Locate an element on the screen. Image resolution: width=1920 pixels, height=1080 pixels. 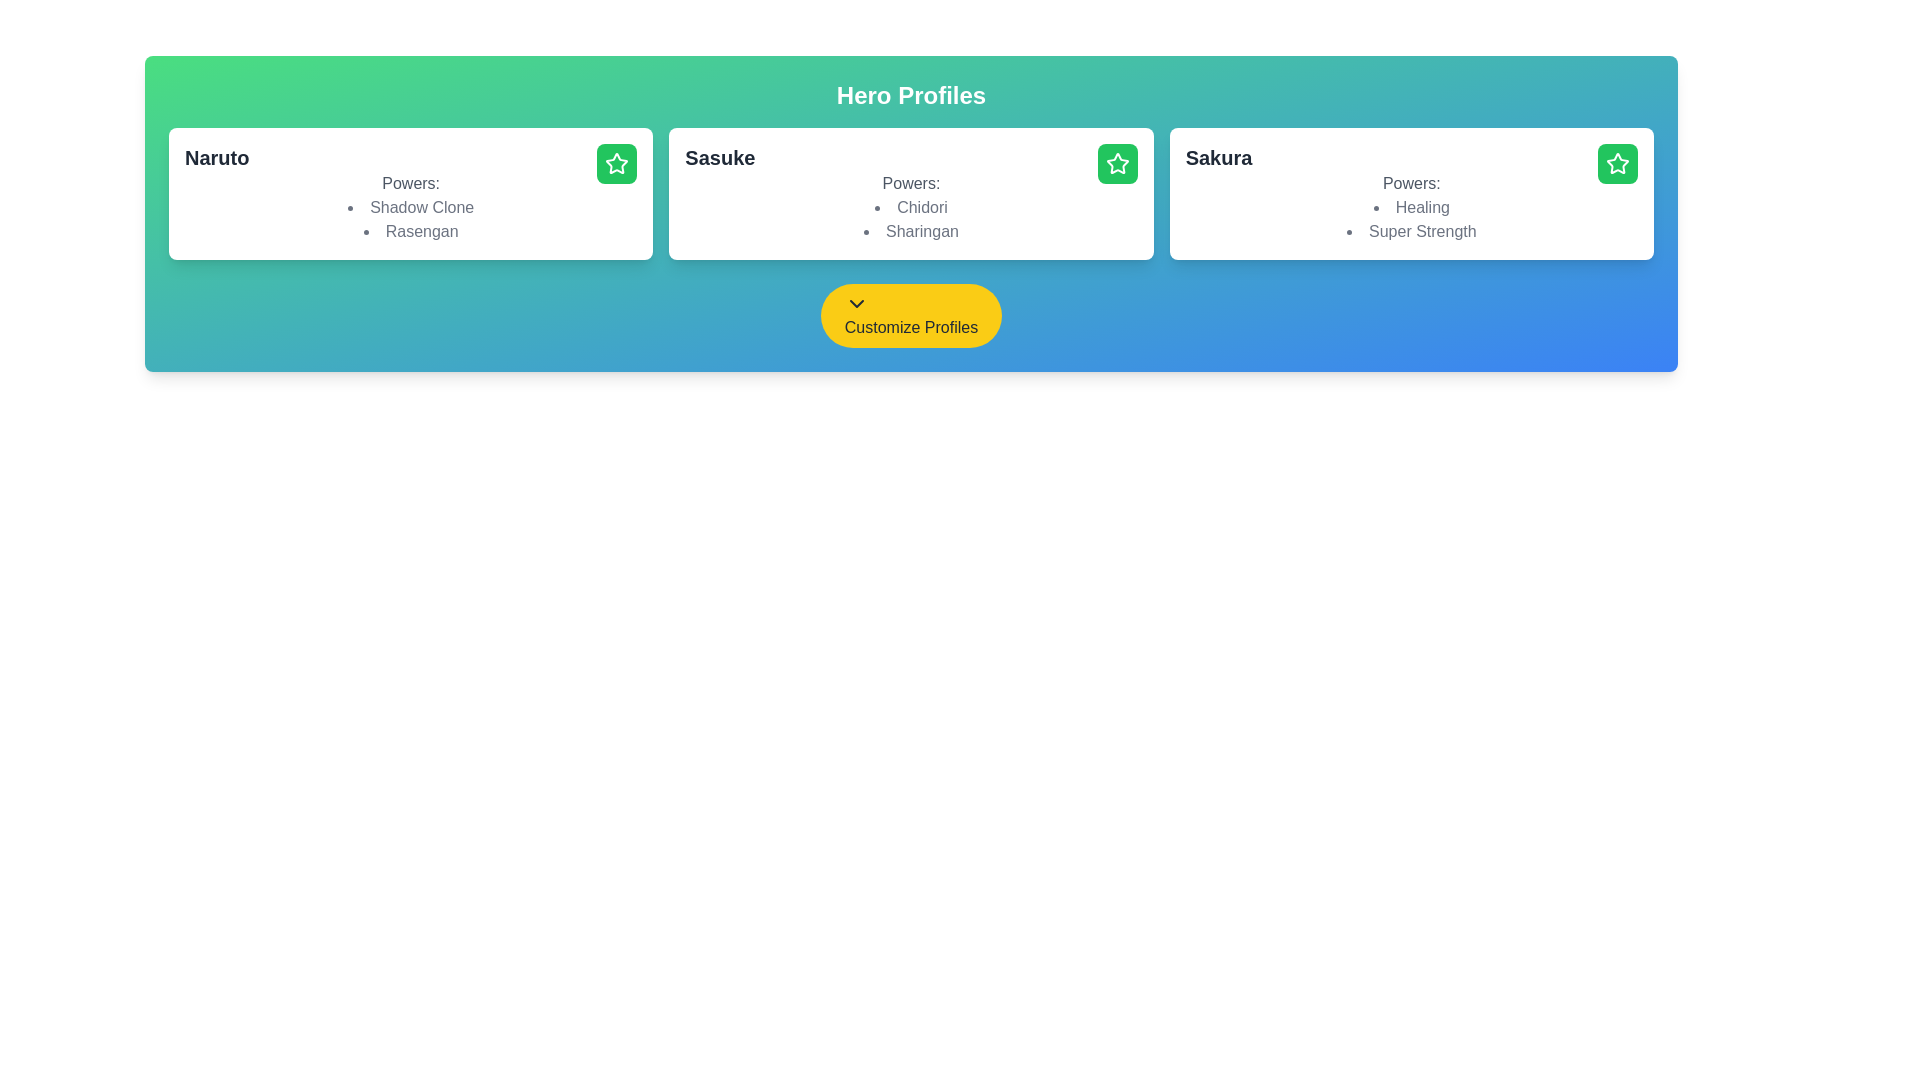
the static text label located below the title 'Sasuke' and above the list of powers 'Chidori' and 'Sharingan' in the second card of three cards is located at coordinates (910, 184).